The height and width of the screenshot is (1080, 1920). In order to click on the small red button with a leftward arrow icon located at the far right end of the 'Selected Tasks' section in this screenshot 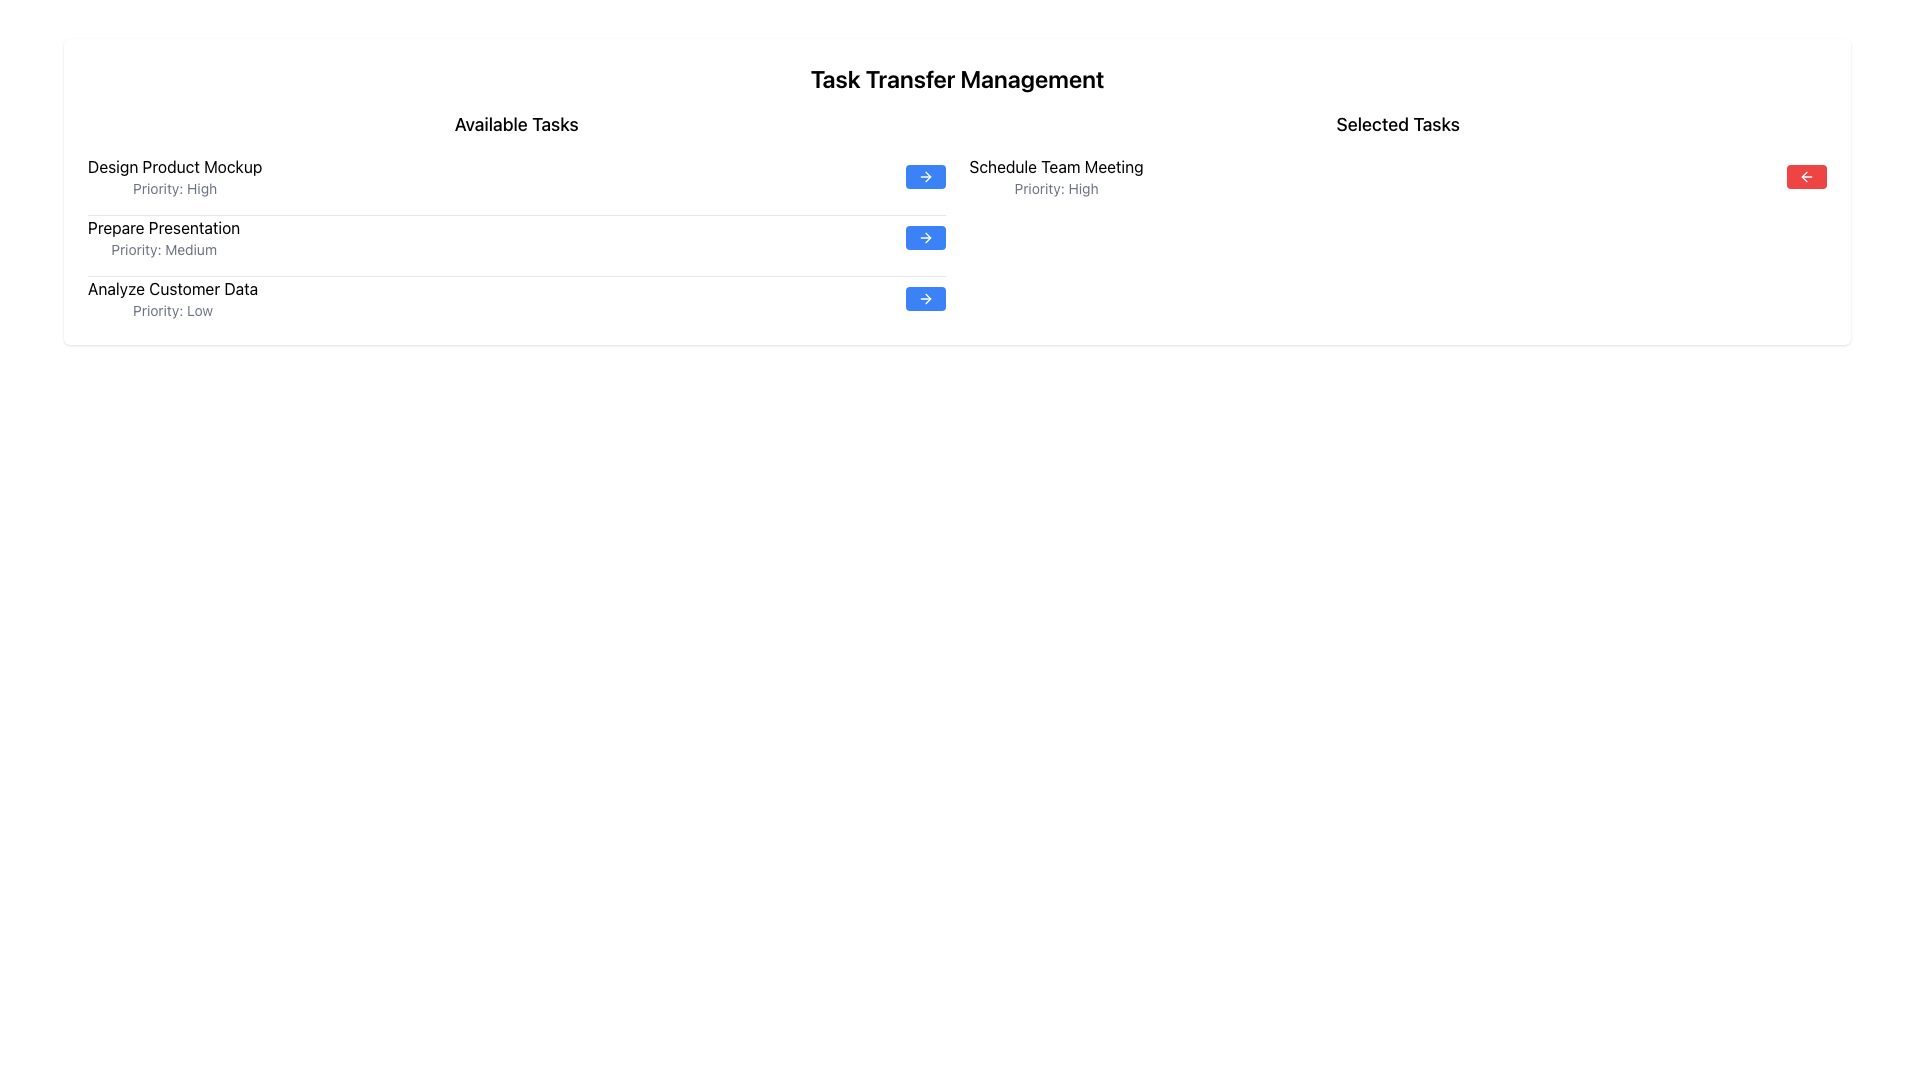, I will do `click(1806, 176)`.